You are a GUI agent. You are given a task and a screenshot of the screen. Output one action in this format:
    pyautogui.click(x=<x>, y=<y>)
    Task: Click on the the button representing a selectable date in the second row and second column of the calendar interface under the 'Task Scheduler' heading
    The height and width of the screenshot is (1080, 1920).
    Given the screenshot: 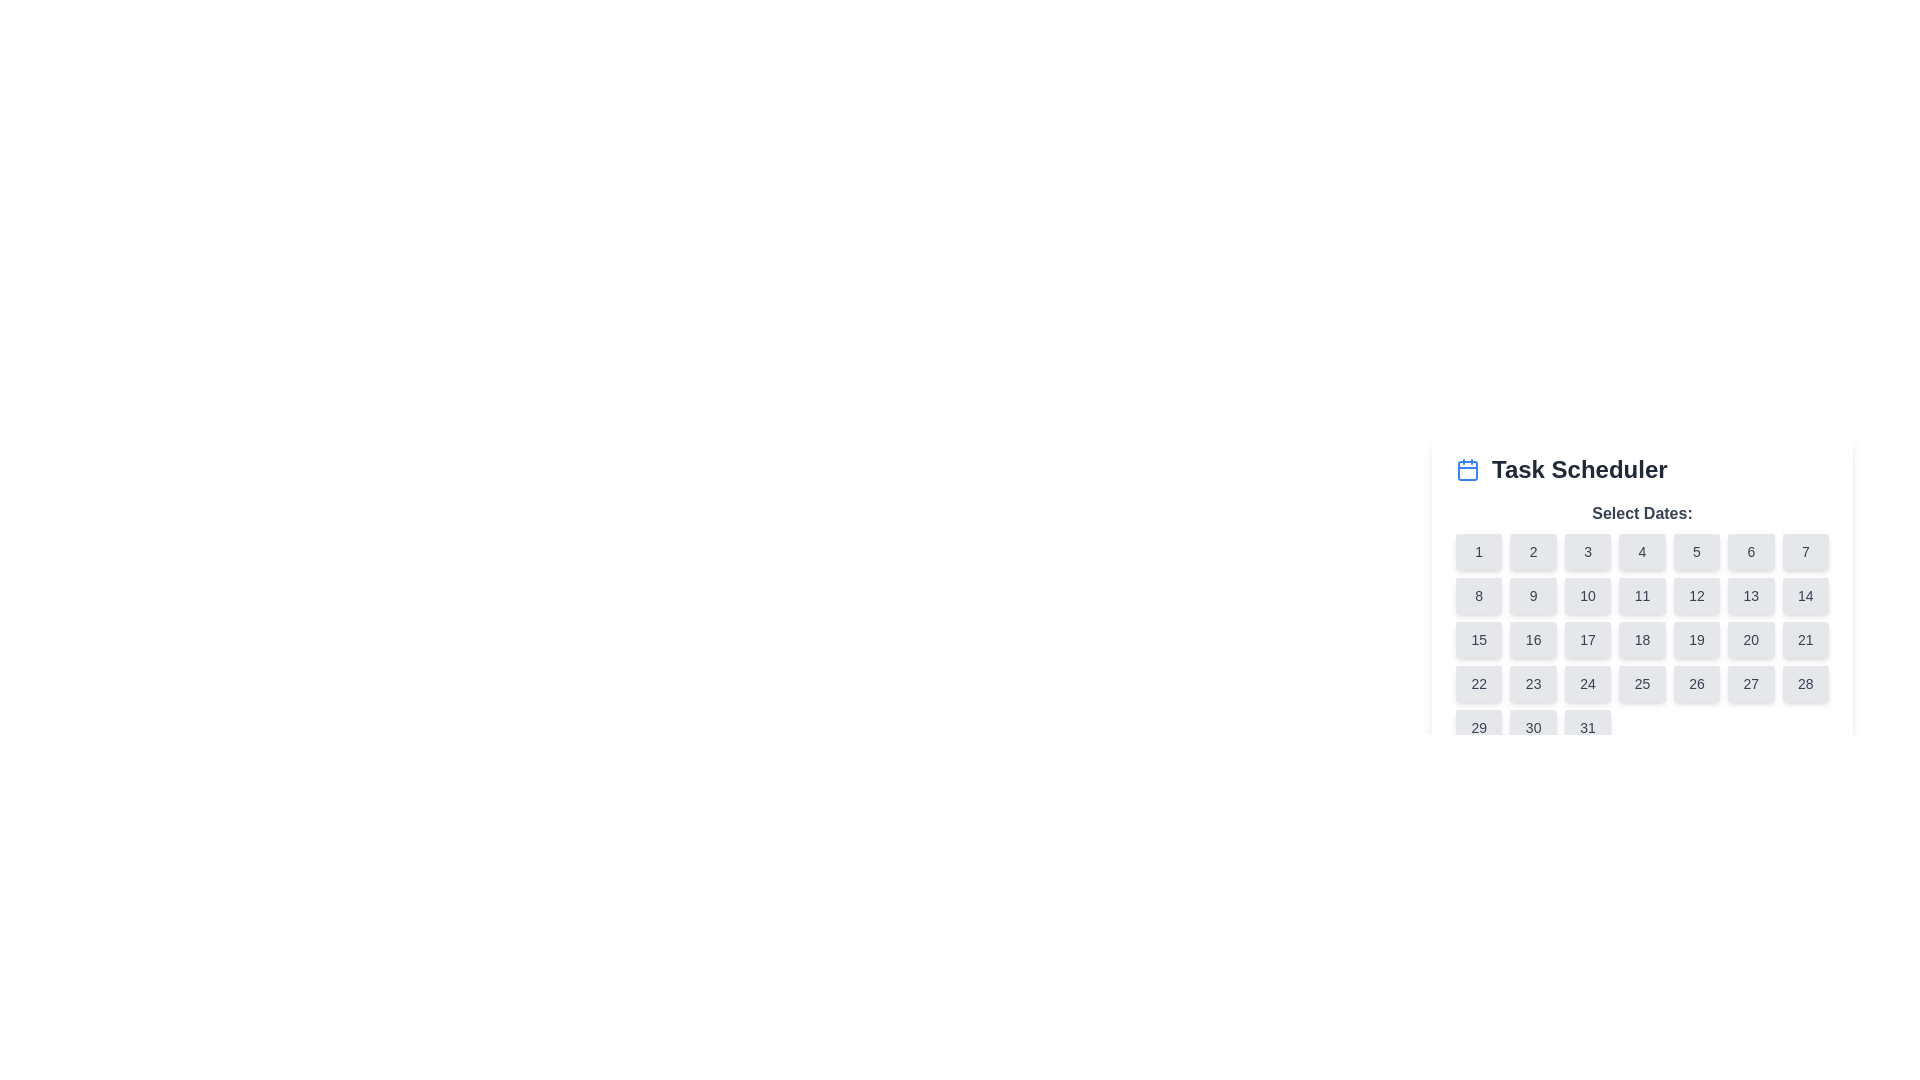 What is the action you would take?
    pyautogui.click(x=1532, y=595)
    